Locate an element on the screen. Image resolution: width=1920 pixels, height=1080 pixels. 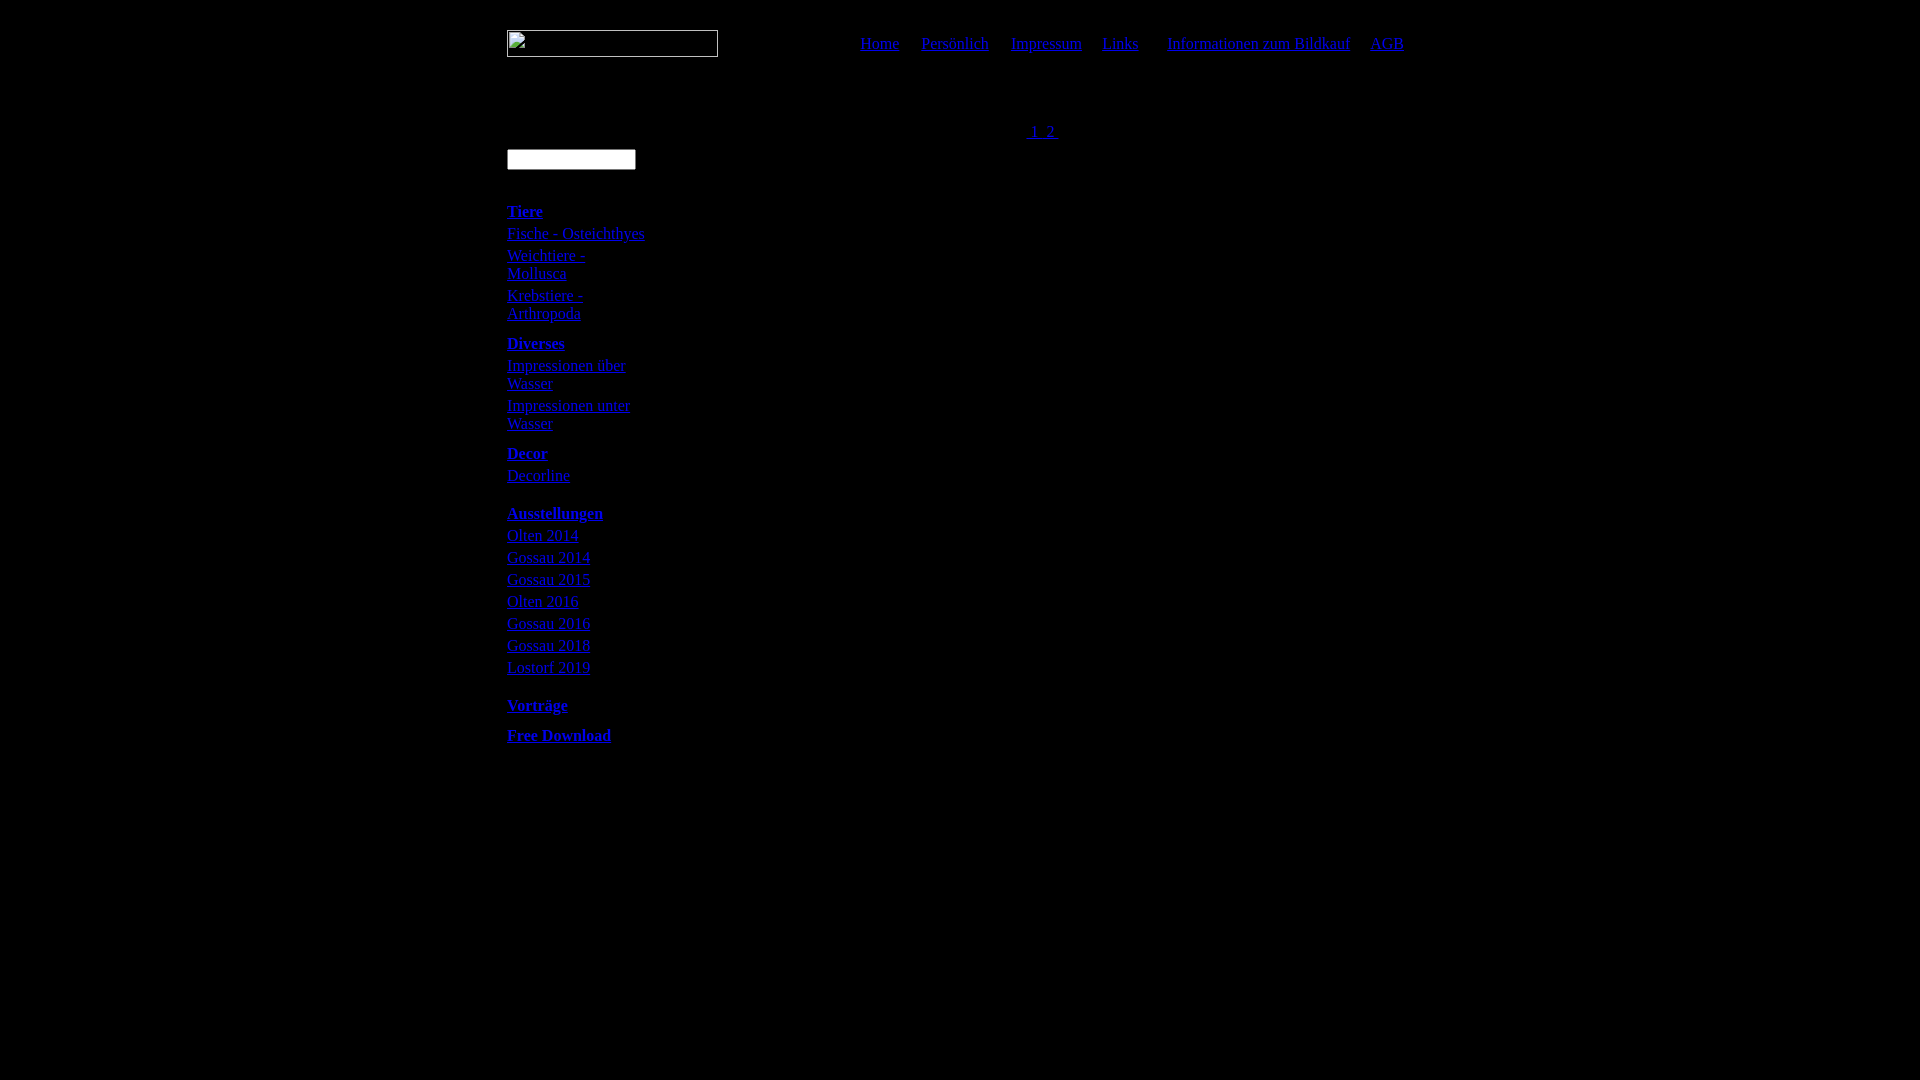
'Impressum' is located at coordinates (1045, 42).